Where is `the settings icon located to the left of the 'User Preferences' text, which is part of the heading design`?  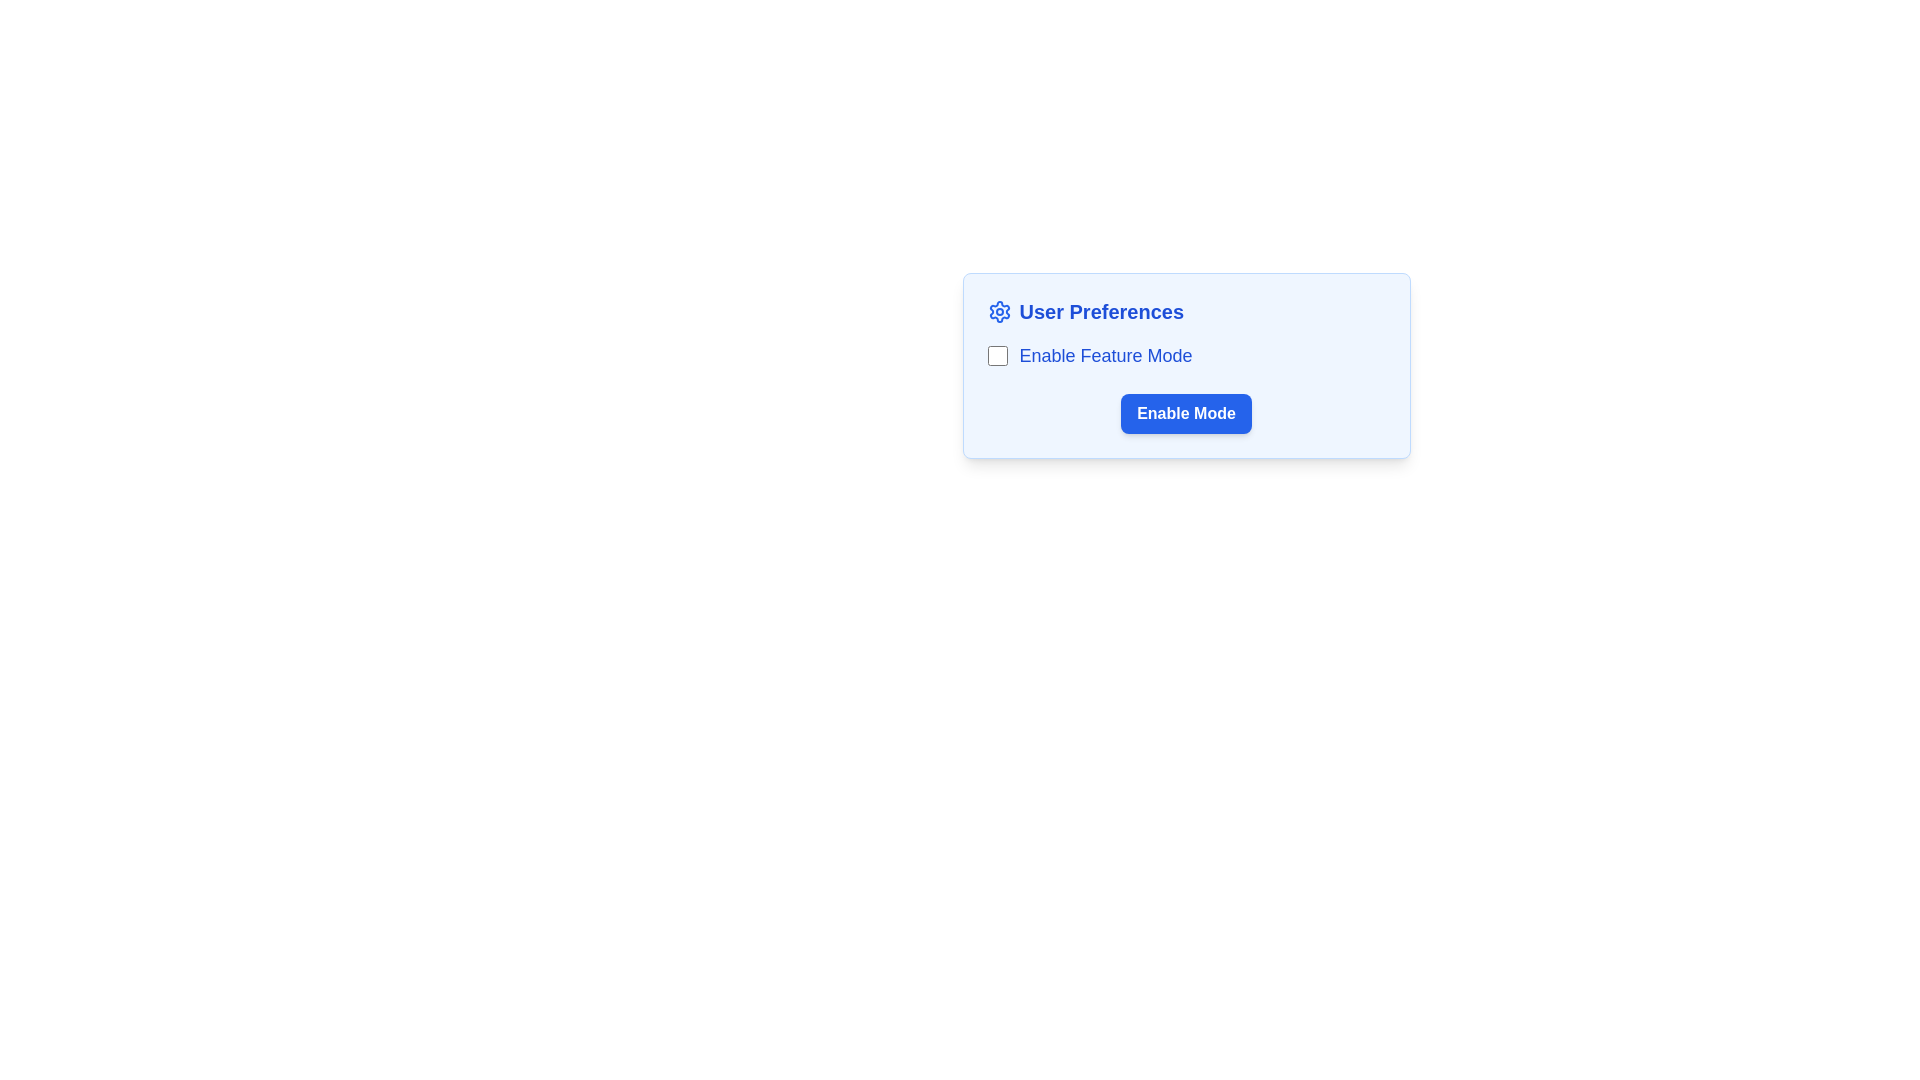
the settings icon located to the left of the 'User Preferences' text, which is part of the heading design is located at coordinates (999, 312).